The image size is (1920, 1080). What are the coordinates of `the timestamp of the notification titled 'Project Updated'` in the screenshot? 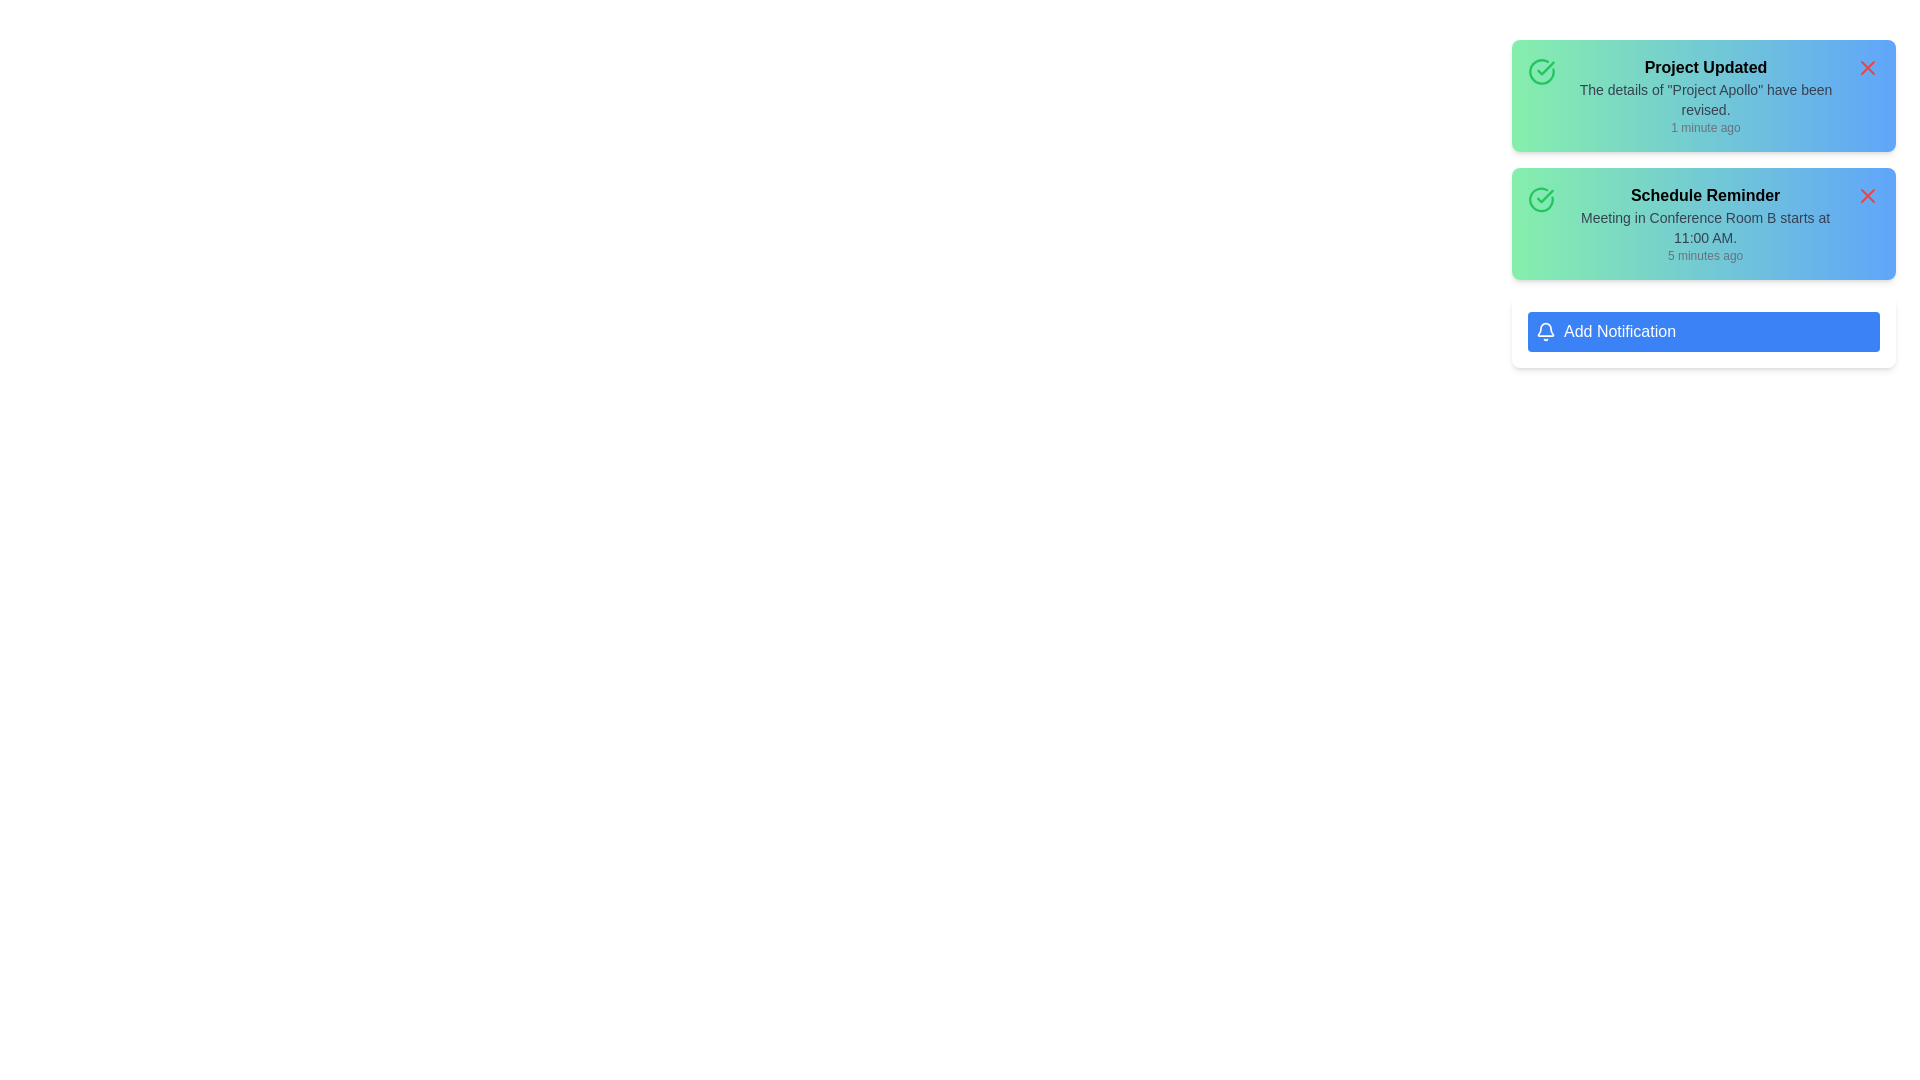 It's located at (1704, 127).